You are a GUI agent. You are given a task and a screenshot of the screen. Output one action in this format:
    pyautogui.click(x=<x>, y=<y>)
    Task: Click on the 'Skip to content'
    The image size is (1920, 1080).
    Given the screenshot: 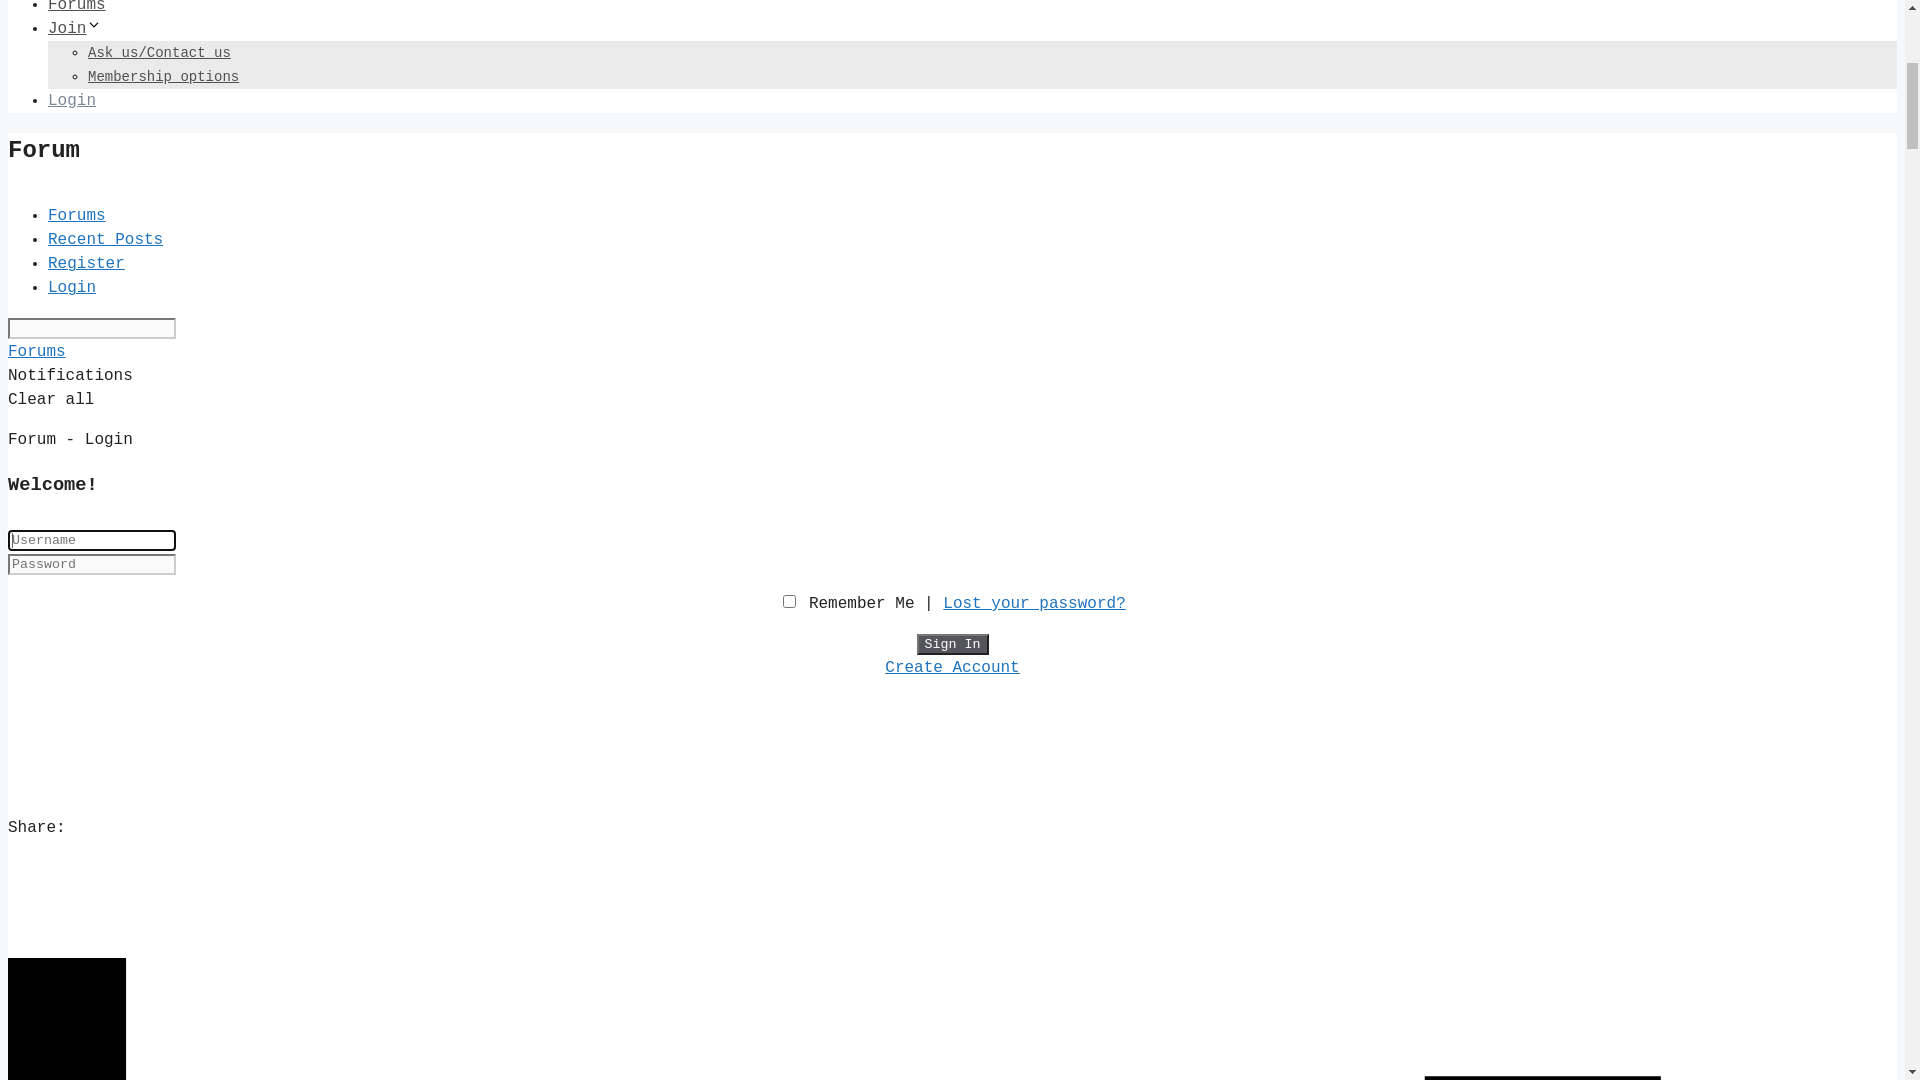 What is the action you would take?
    pyautogui.click(x=80, y=19)
    